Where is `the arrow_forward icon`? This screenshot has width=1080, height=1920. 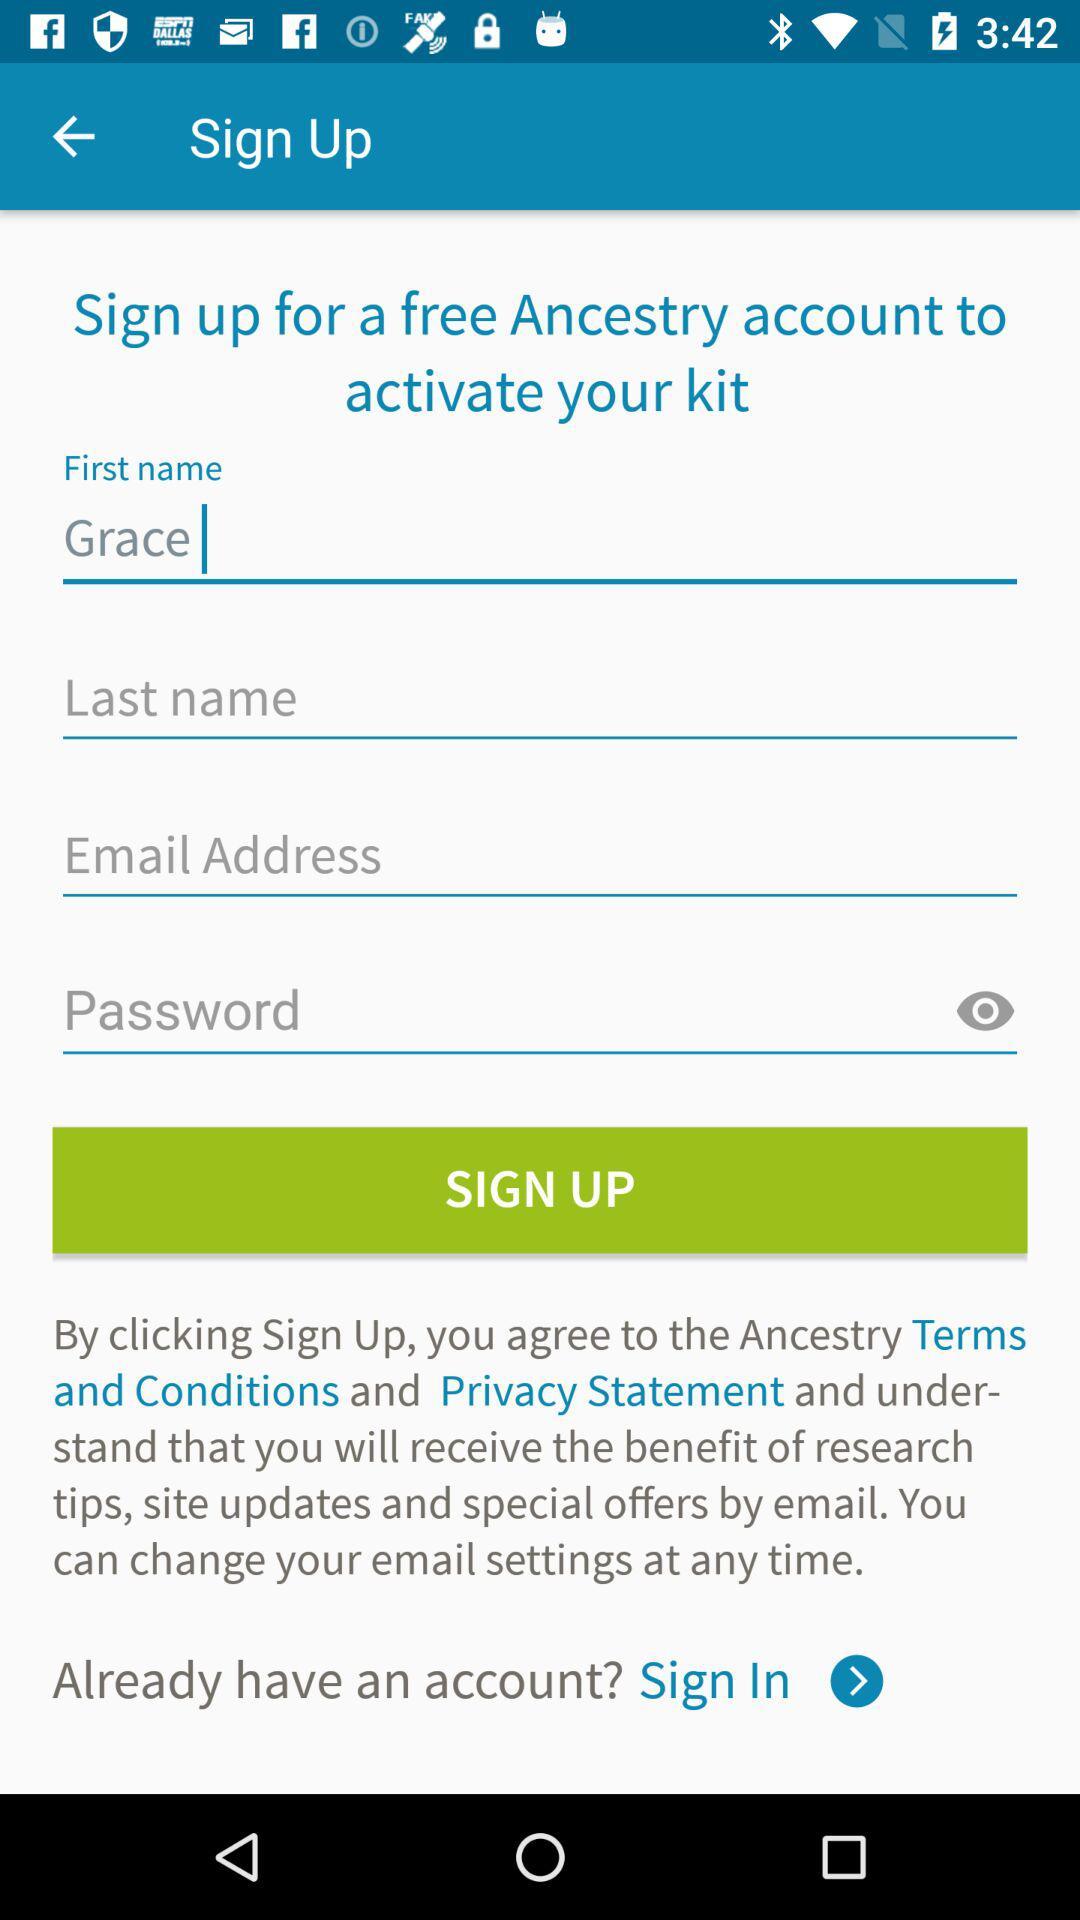
the arrow_forward icon is located at coordinates (855, 1680).